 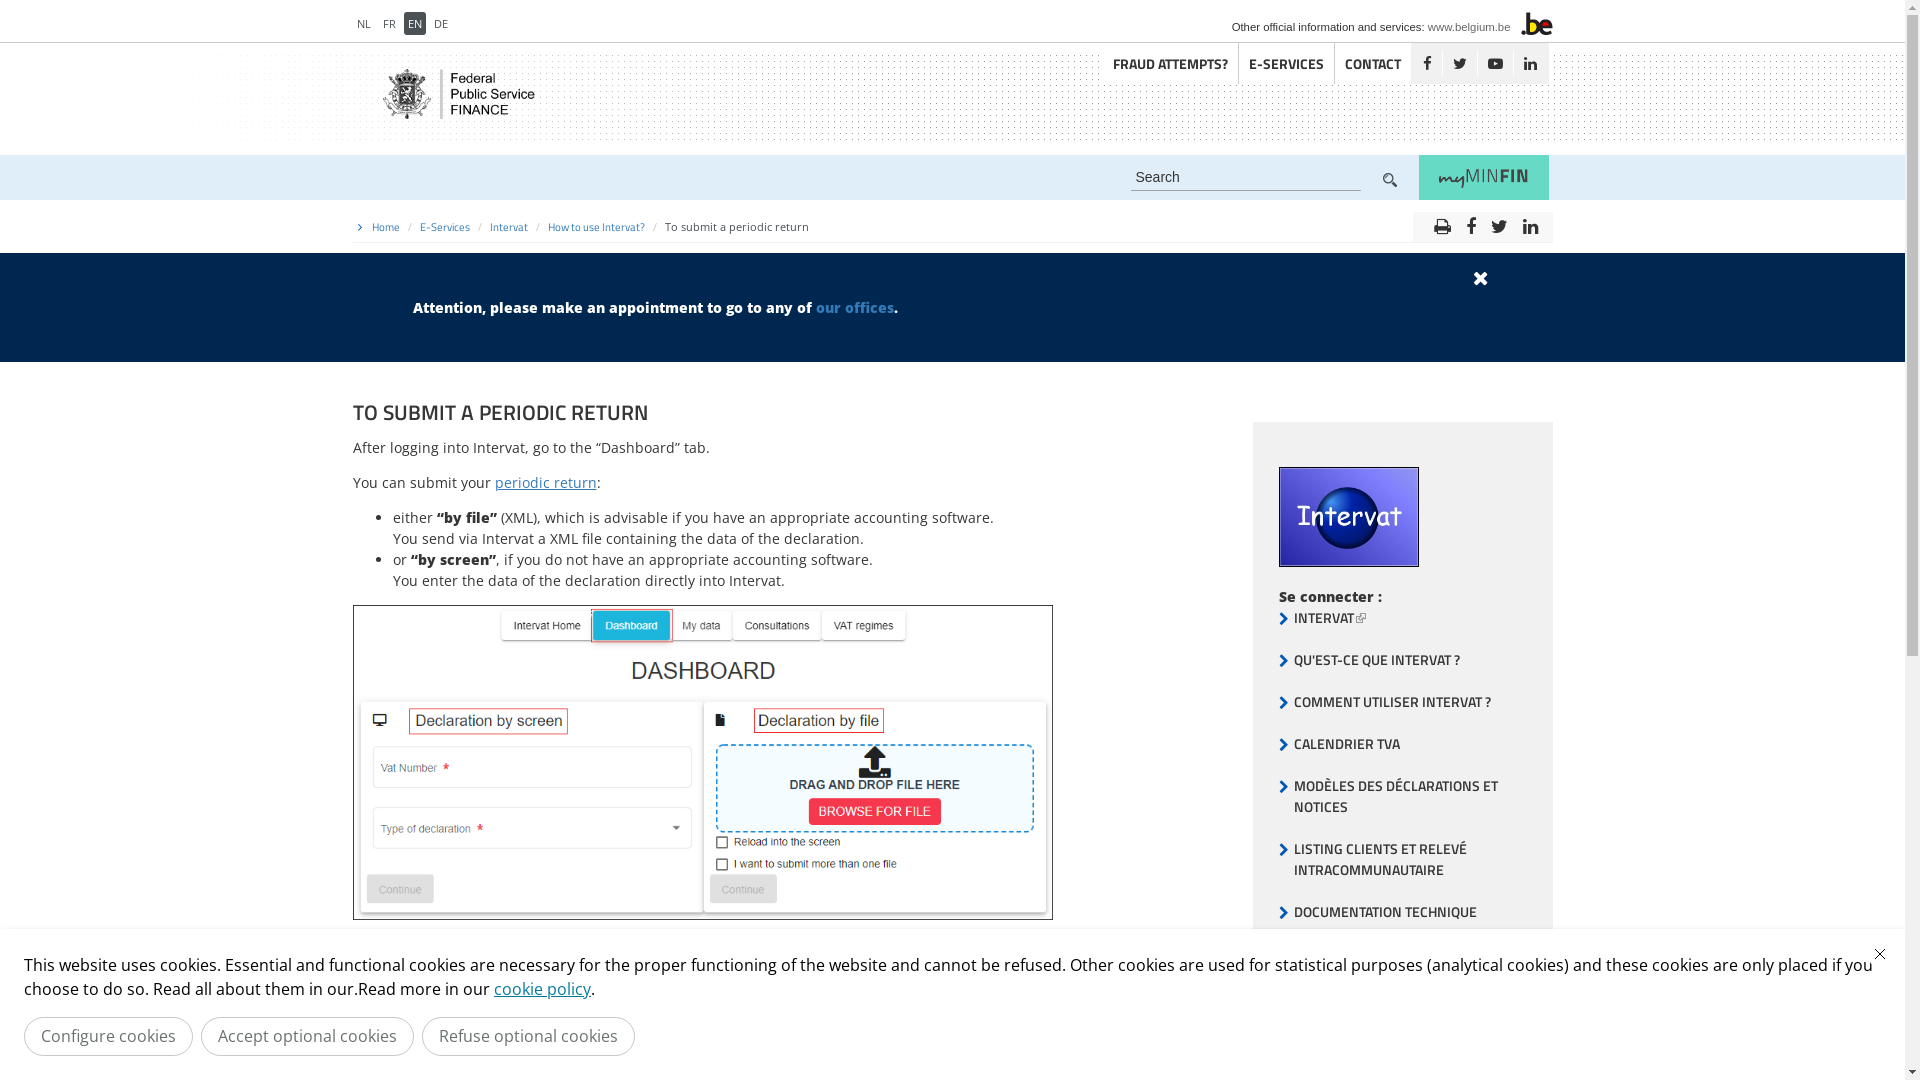 What do you see at coordinates (388, 23) in the screenshot?
I see `'FR'` at bounding box center [388, 23].